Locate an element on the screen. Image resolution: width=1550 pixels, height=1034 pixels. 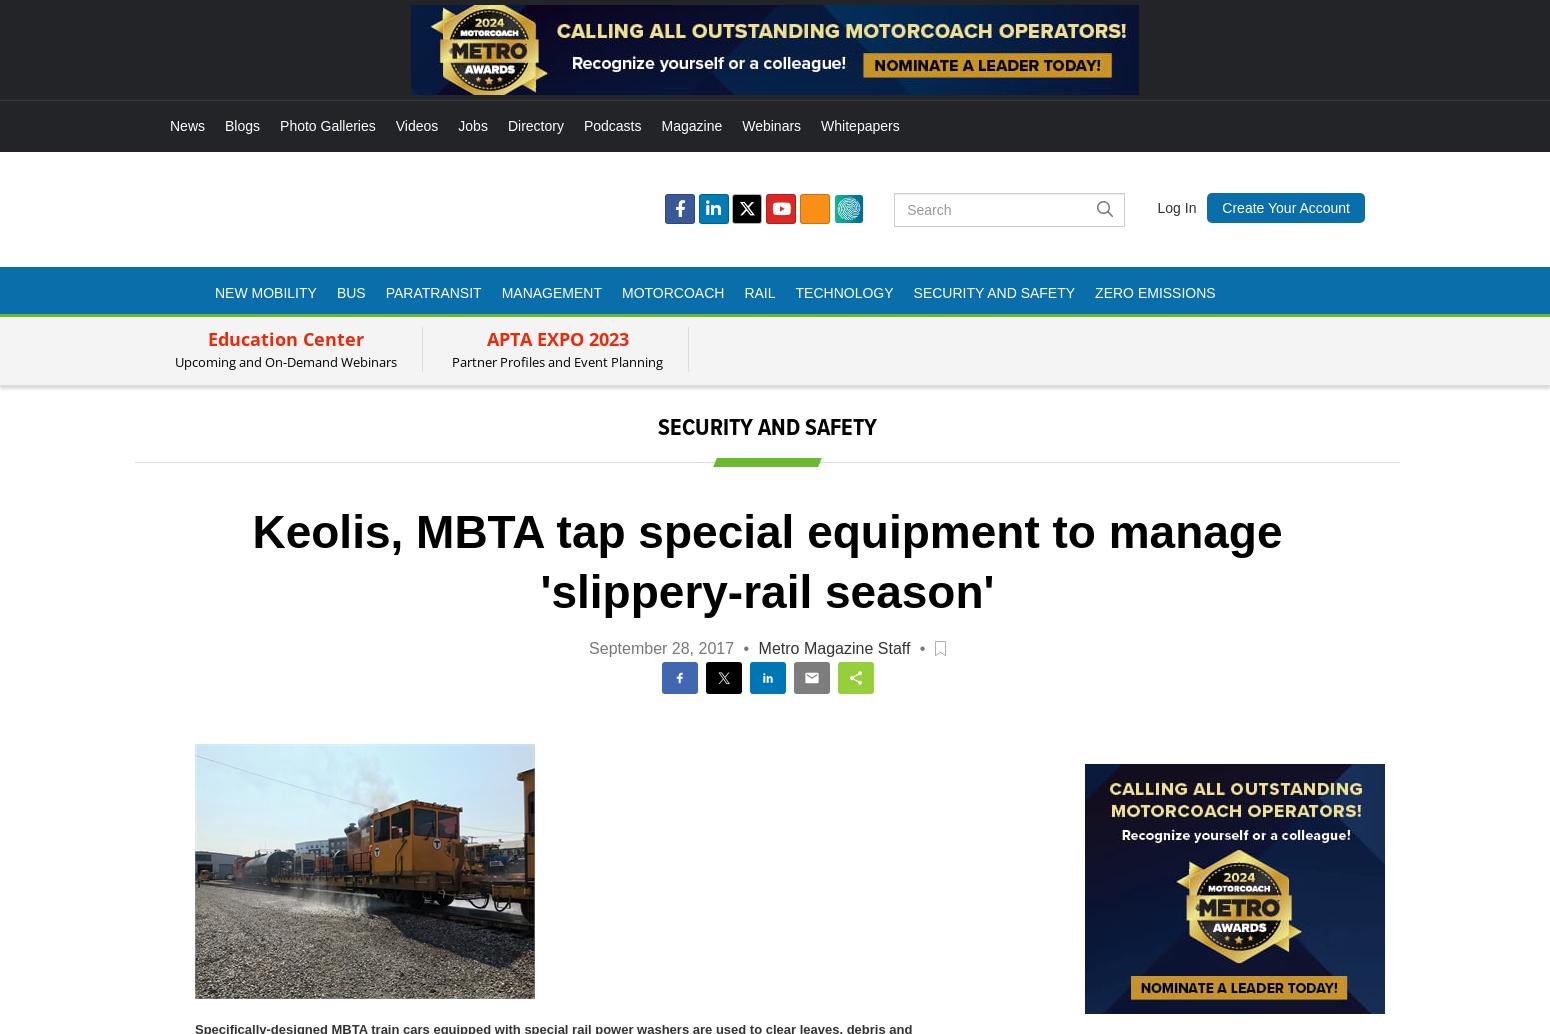
'New Mobility' is located at coordinates (265, 291).